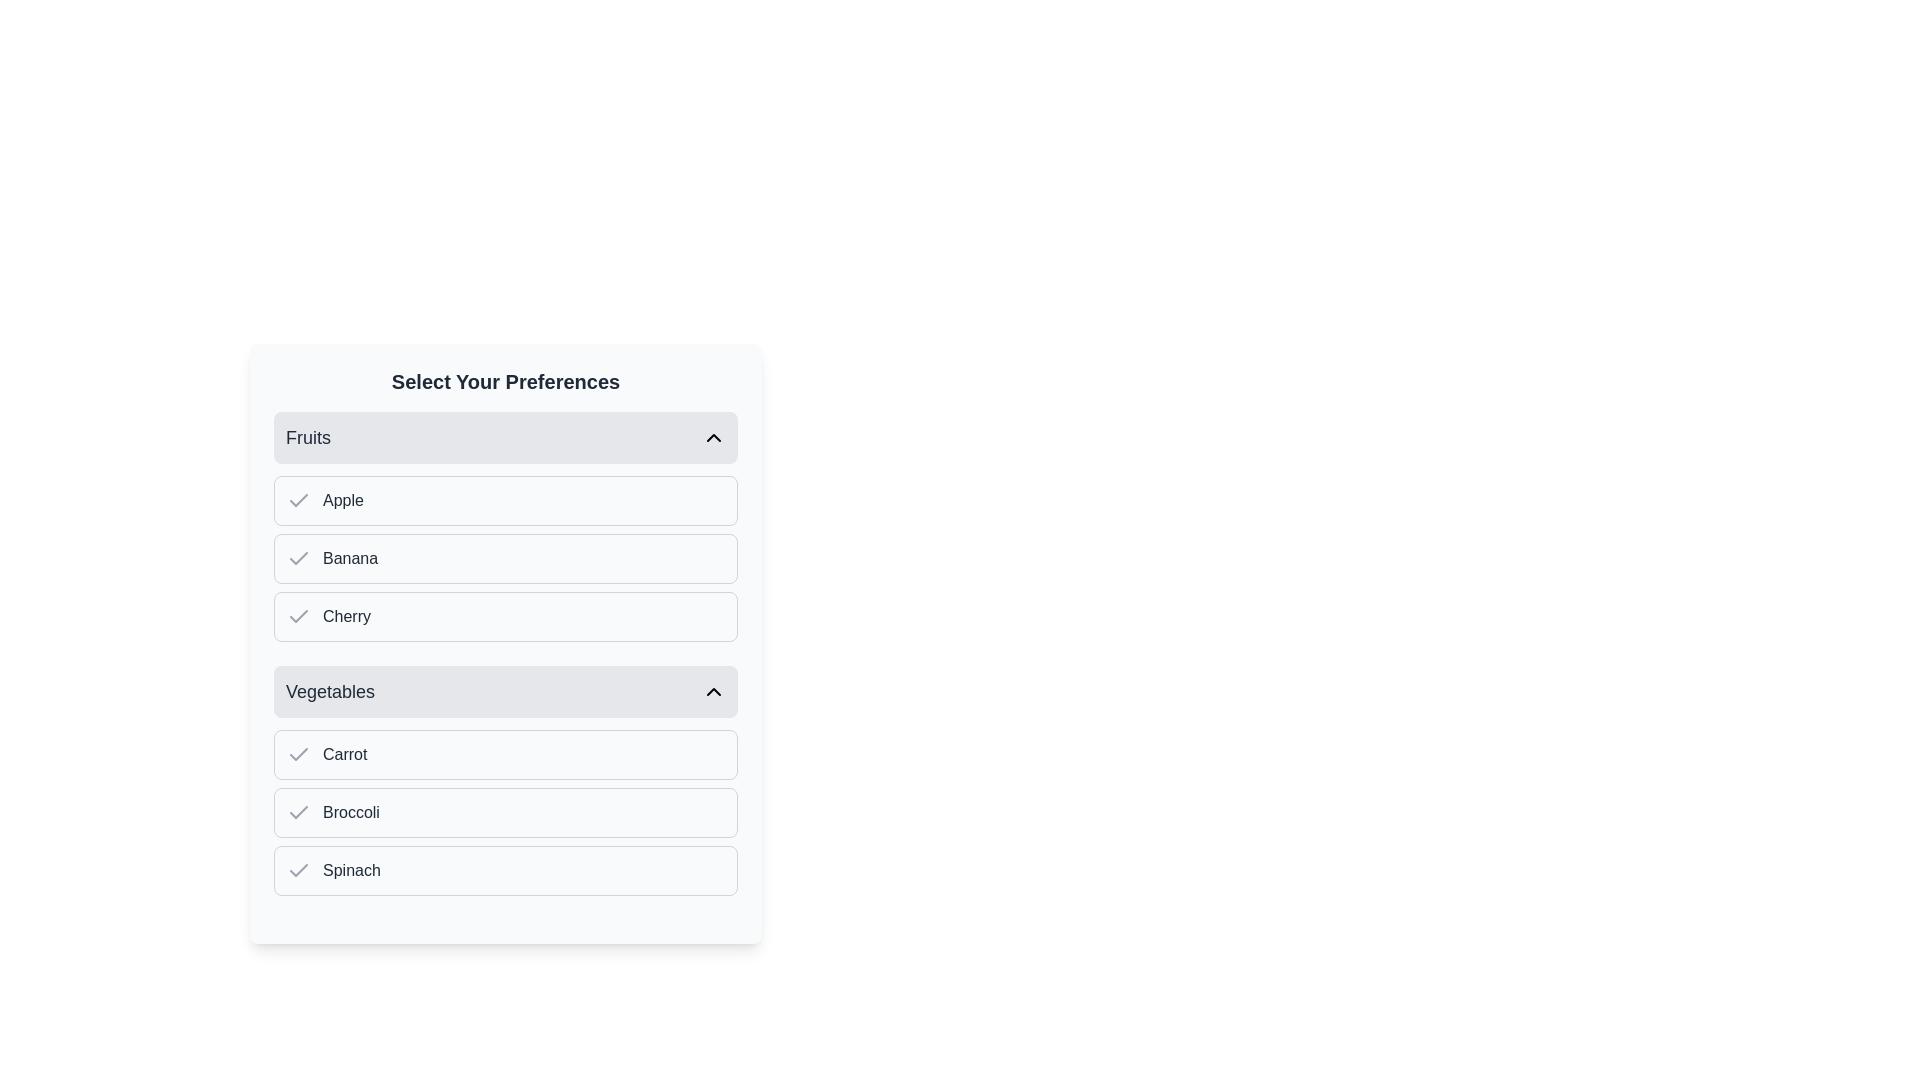 Image resolution: width=1920 pixels, height=1080 pixels. Describe the element at coordinates (297, 559) in the screenshot. I see `the checkmark icon indicating selection or confirmation associated with the 'Banana' option in the 'Fruits' category` at that location.